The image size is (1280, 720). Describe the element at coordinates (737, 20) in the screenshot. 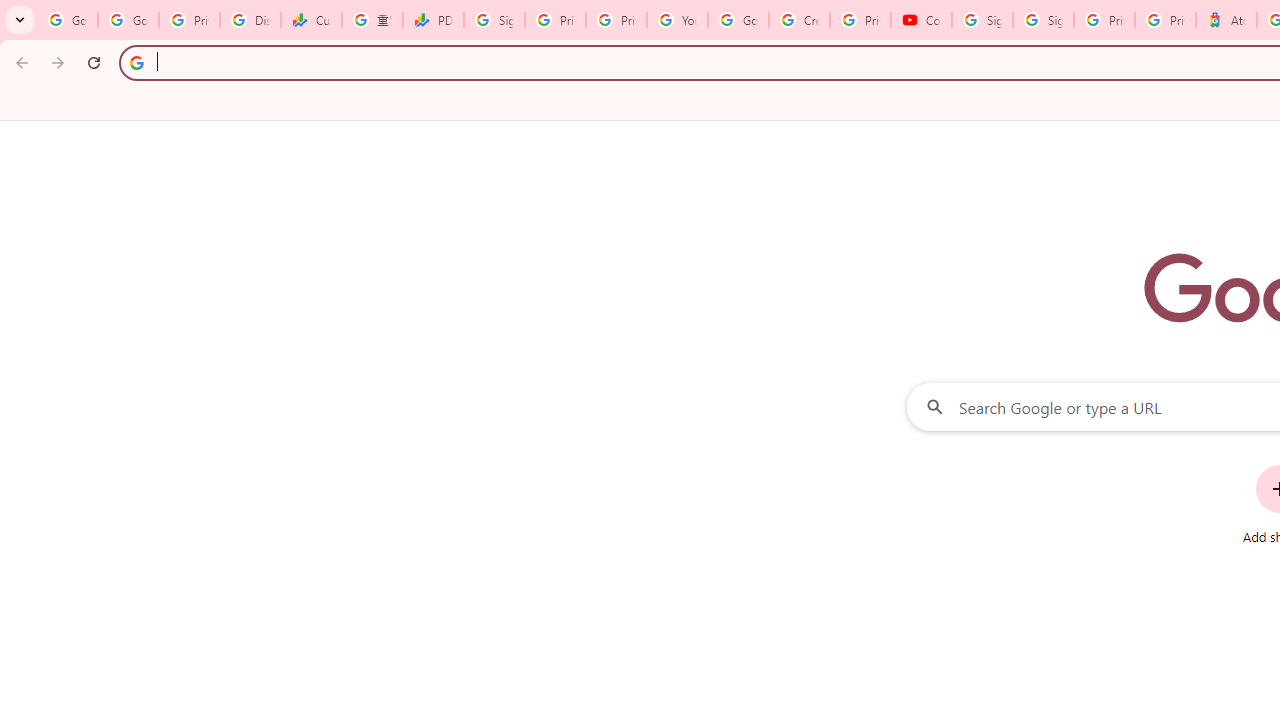

I see `'Google Account Help'` at that location.